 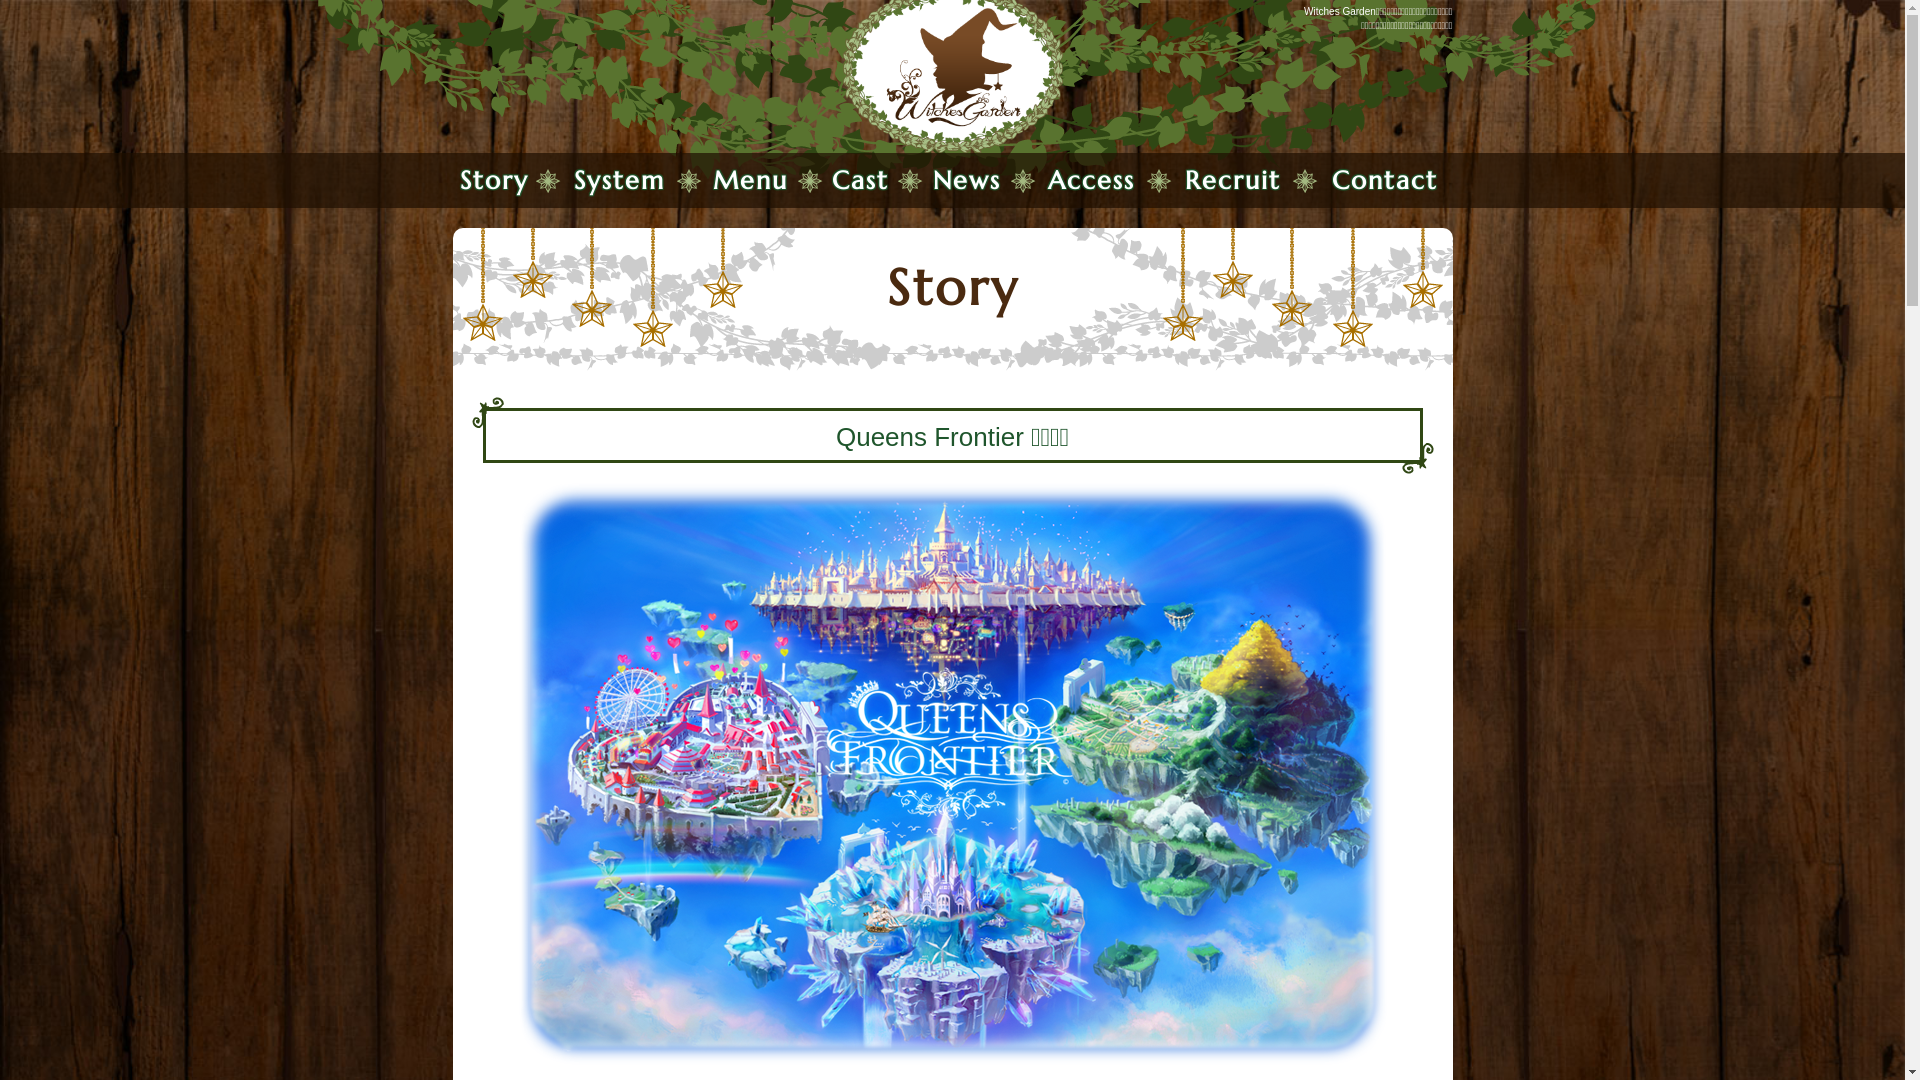 What do you see at coordinates (573, 180) in the screenshot?
I see `'System'` at bounding box center [573, 180].